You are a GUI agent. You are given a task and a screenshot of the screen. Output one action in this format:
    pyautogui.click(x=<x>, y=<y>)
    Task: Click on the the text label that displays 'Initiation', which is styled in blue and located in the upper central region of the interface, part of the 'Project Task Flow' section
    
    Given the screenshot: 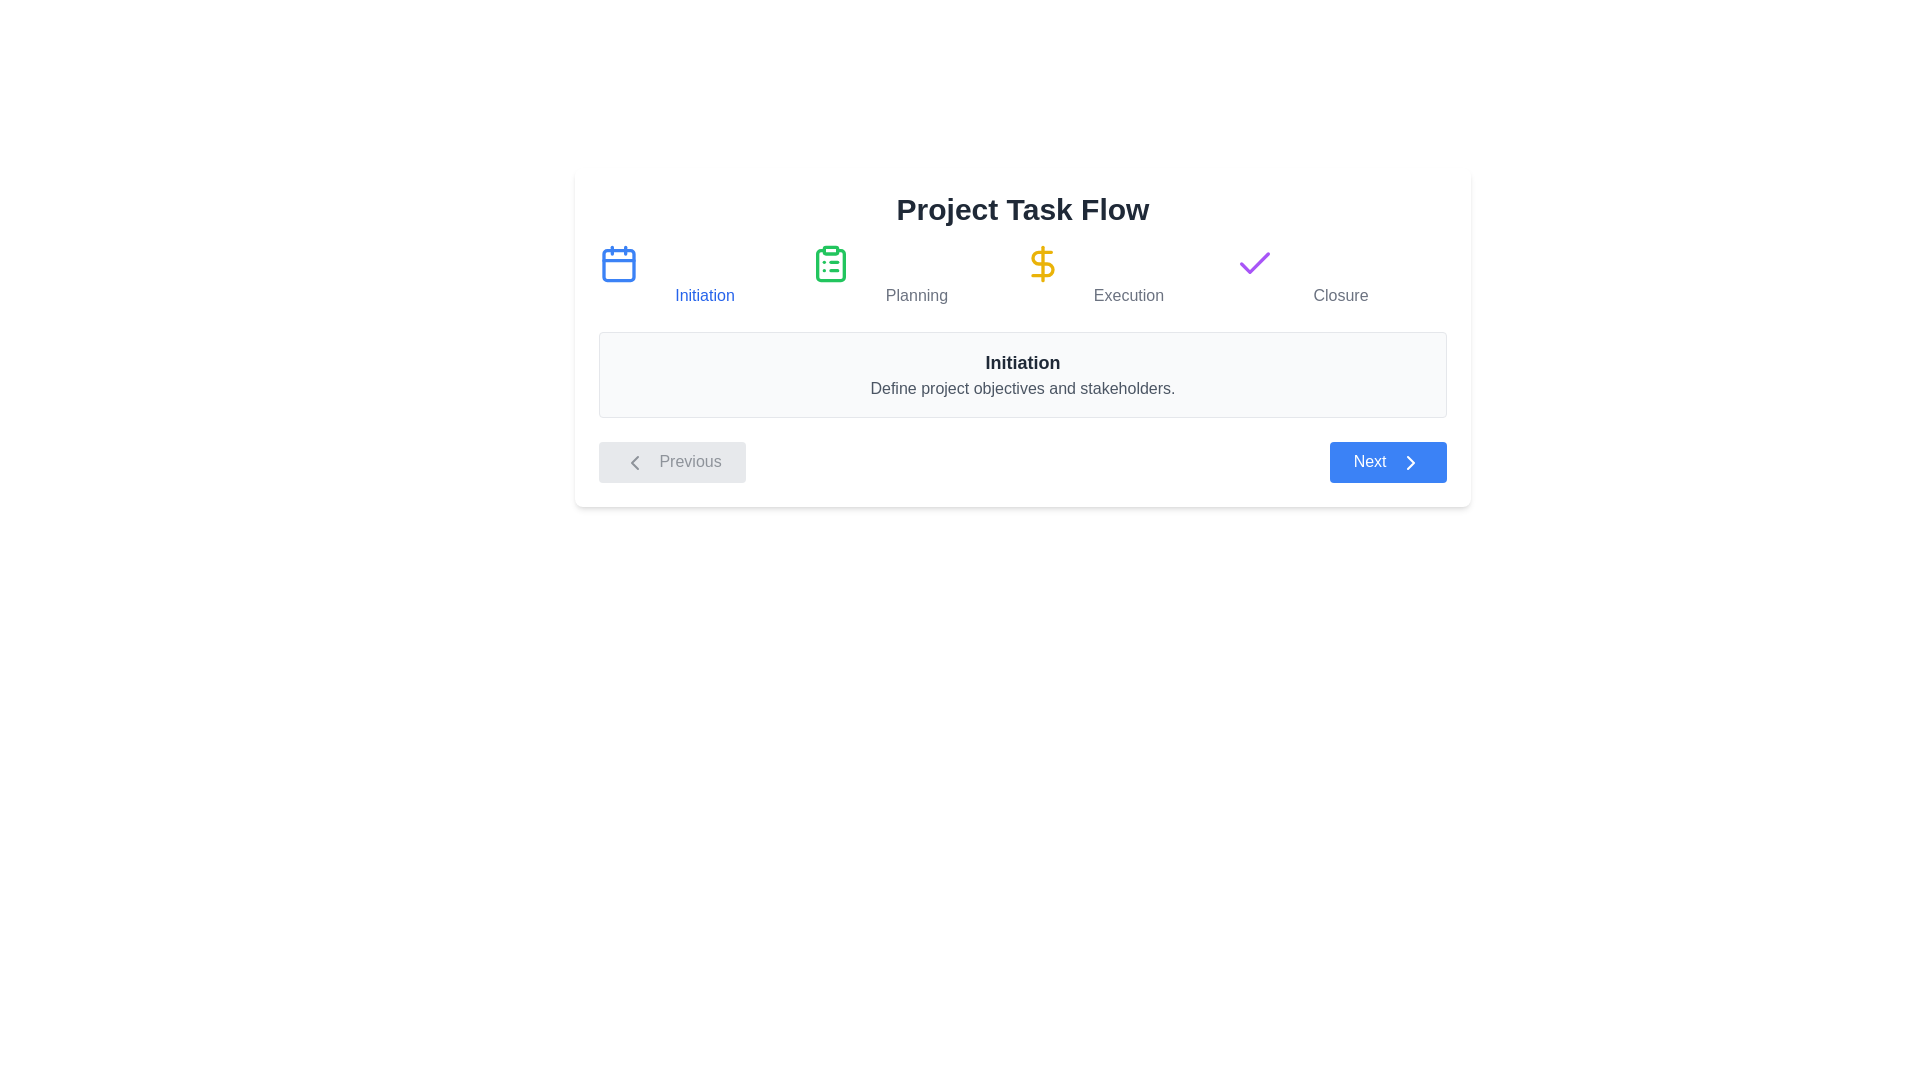 What is the action you would take?
    pyautogui.click(x=705, y=296)
    